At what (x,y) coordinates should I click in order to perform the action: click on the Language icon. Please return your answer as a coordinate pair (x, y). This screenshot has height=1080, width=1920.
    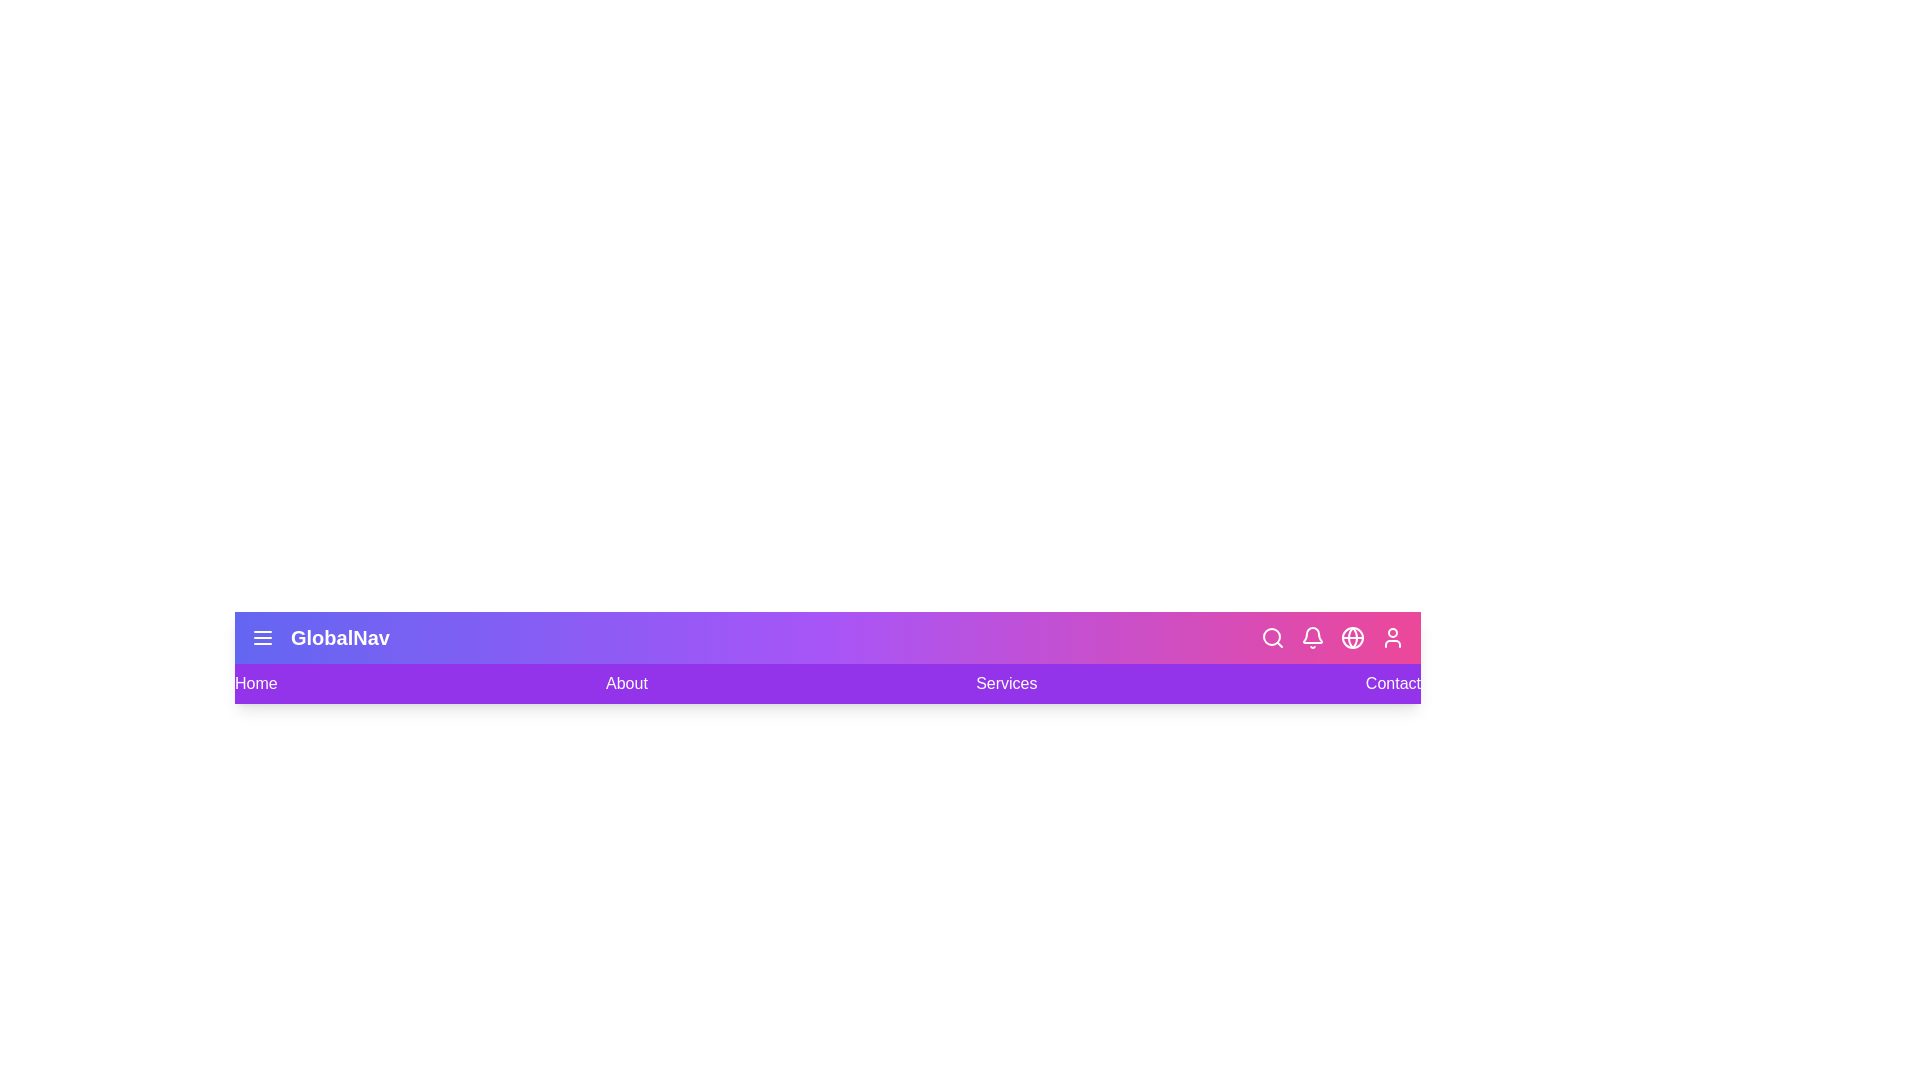
    Looking at the image, I should click on (1353, 637).